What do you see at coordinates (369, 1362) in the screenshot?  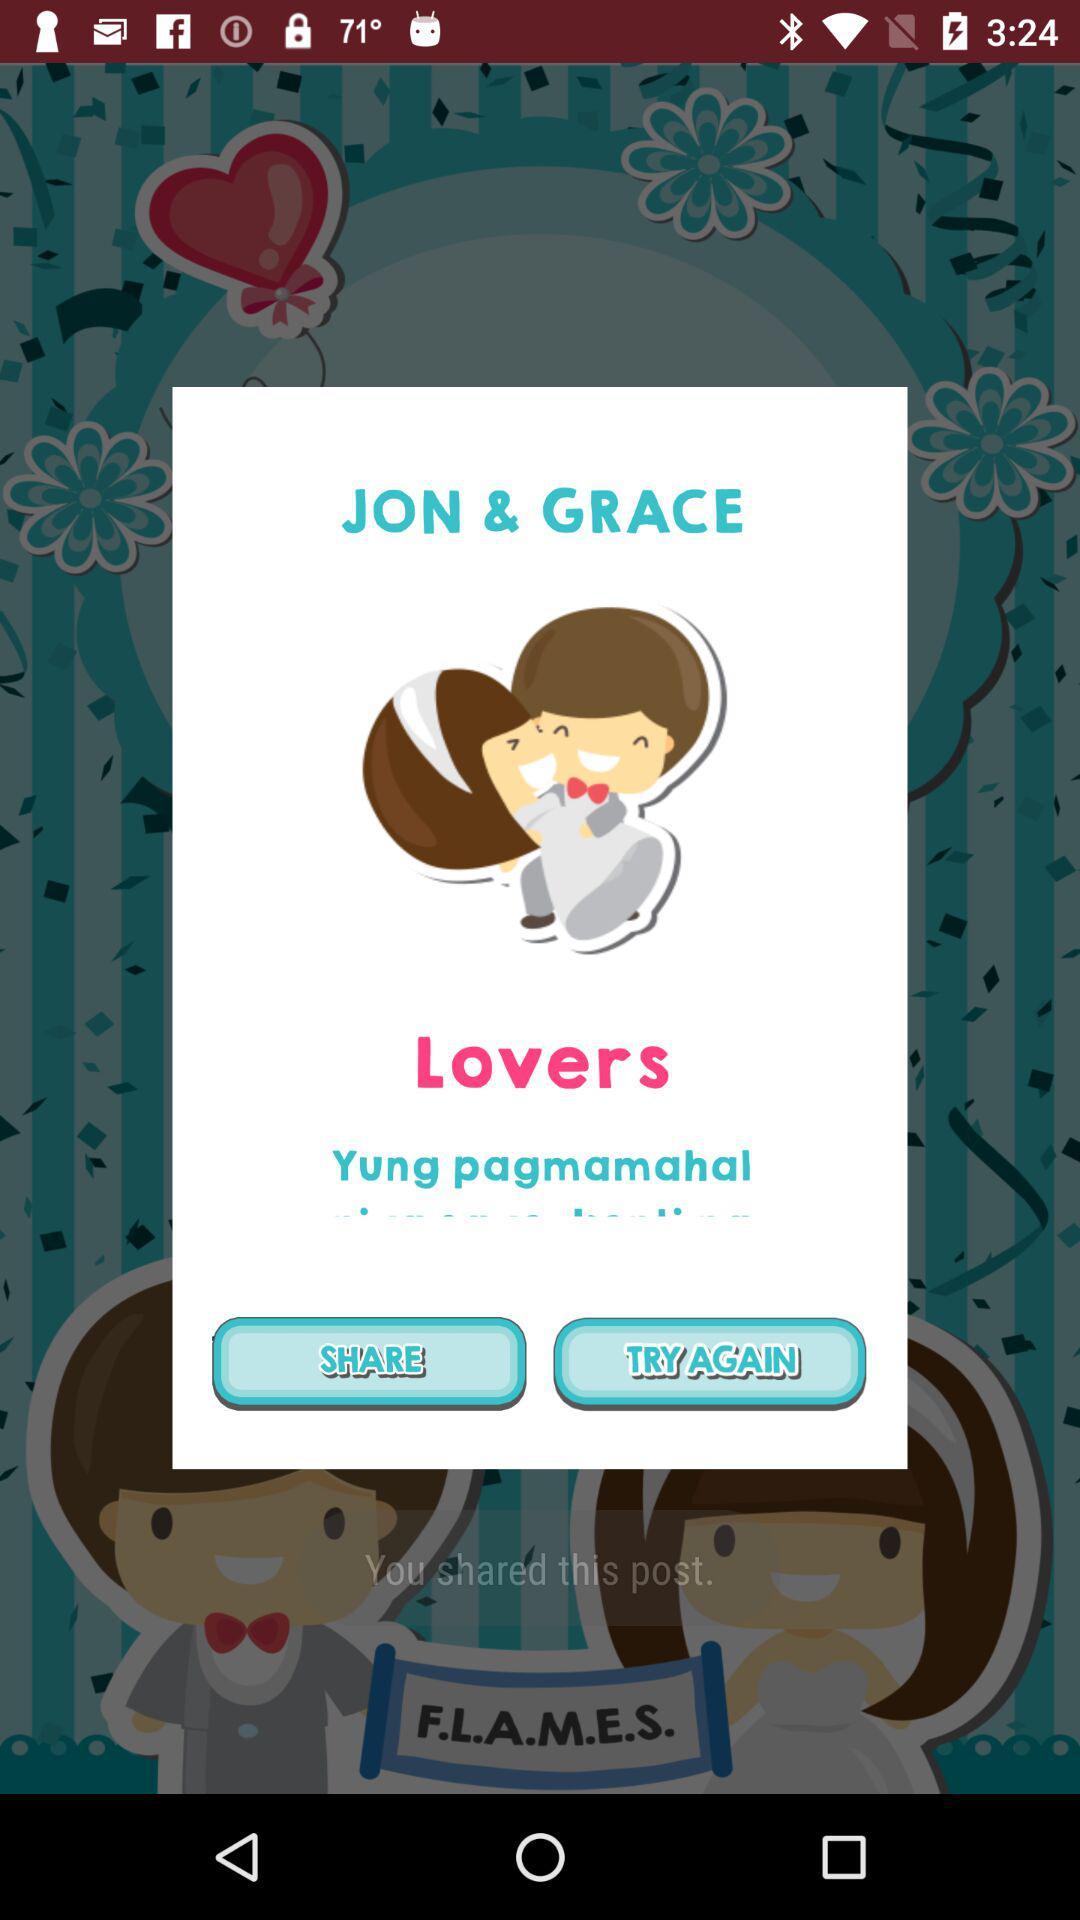 I see `share option` at bounding box center [369, 1362].